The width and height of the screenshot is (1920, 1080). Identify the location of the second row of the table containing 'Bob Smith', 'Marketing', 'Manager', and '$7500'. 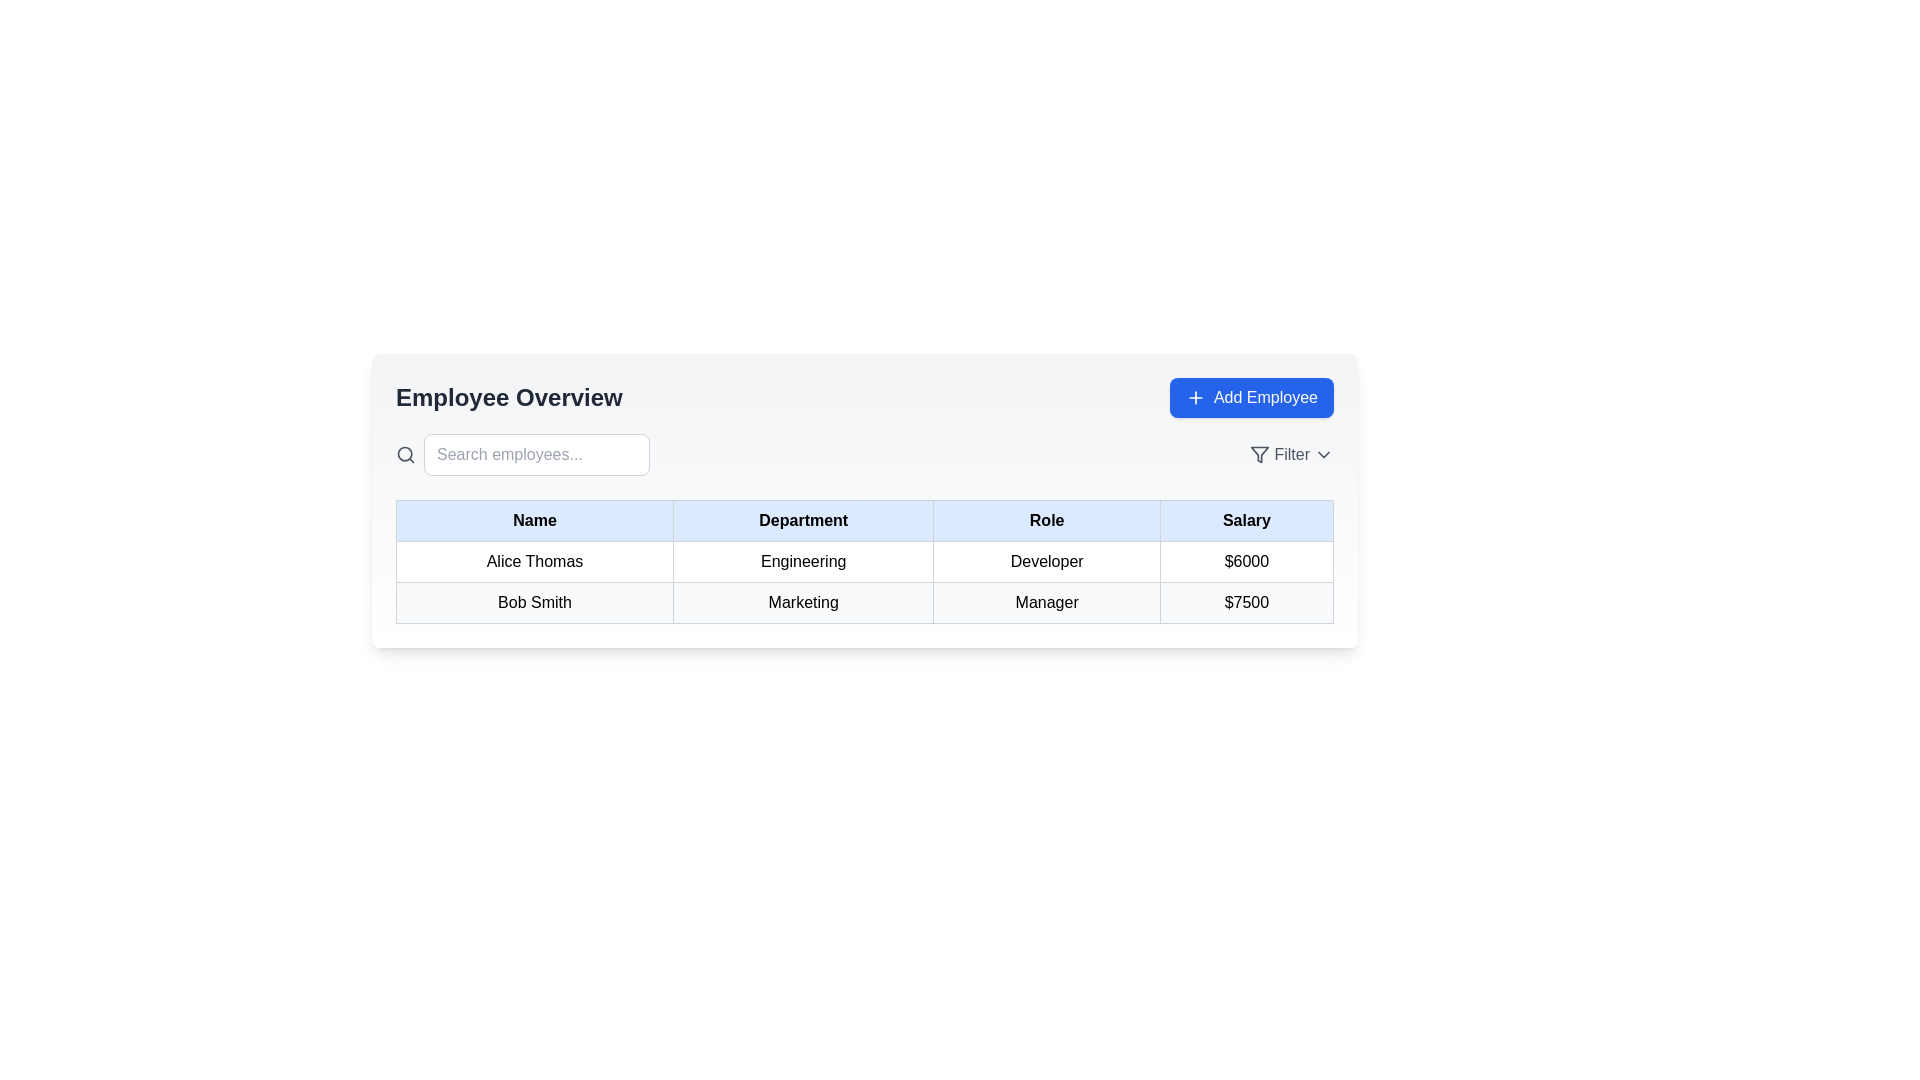
(864, 601).